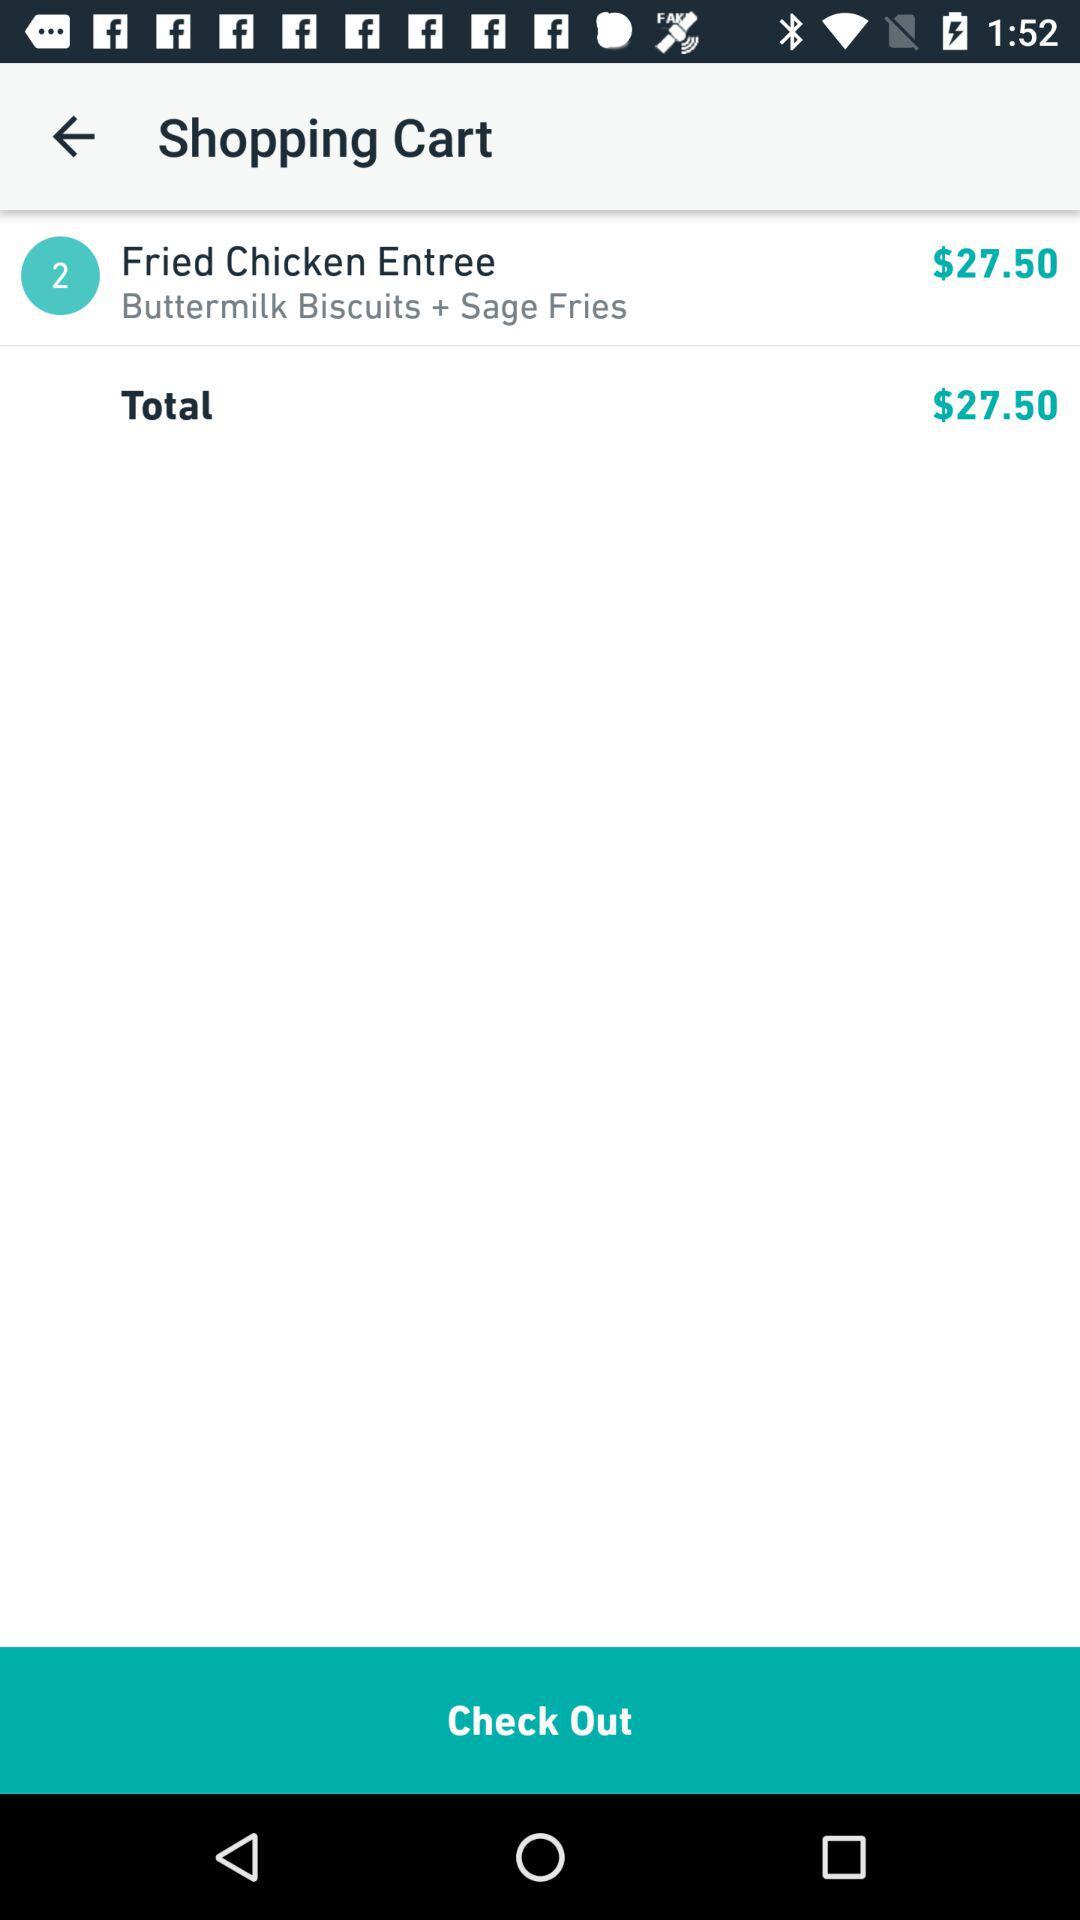 The width and height of the screenshot is (1080, 1920). Describe the element at coordinates (59, 274) in the screenshot. I see `item to the left of fried chicken entree item` at that location.